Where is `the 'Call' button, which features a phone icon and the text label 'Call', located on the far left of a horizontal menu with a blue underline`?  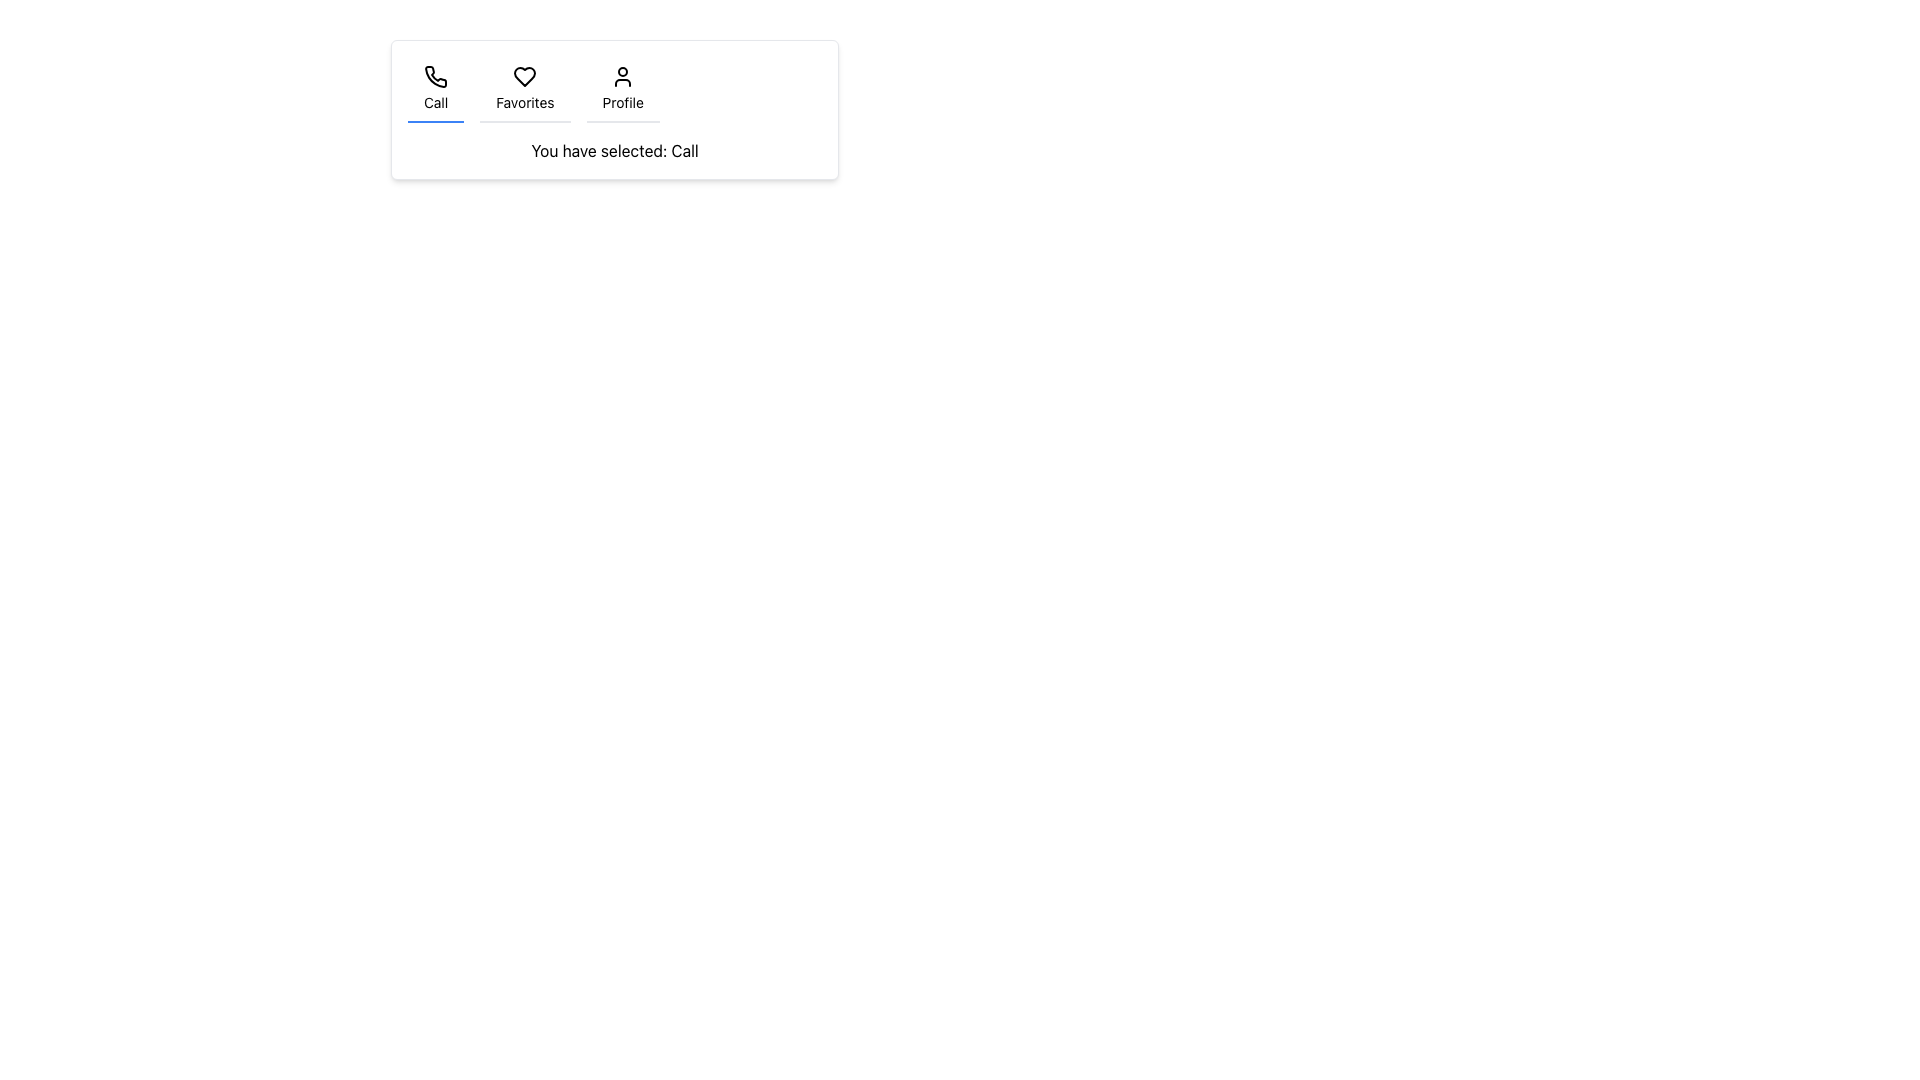
the 'Call' button, which features a phone icon and the text label 'Call', located on the far left of a horizontal menu with a blue underline is located at coordinates (435, 88).